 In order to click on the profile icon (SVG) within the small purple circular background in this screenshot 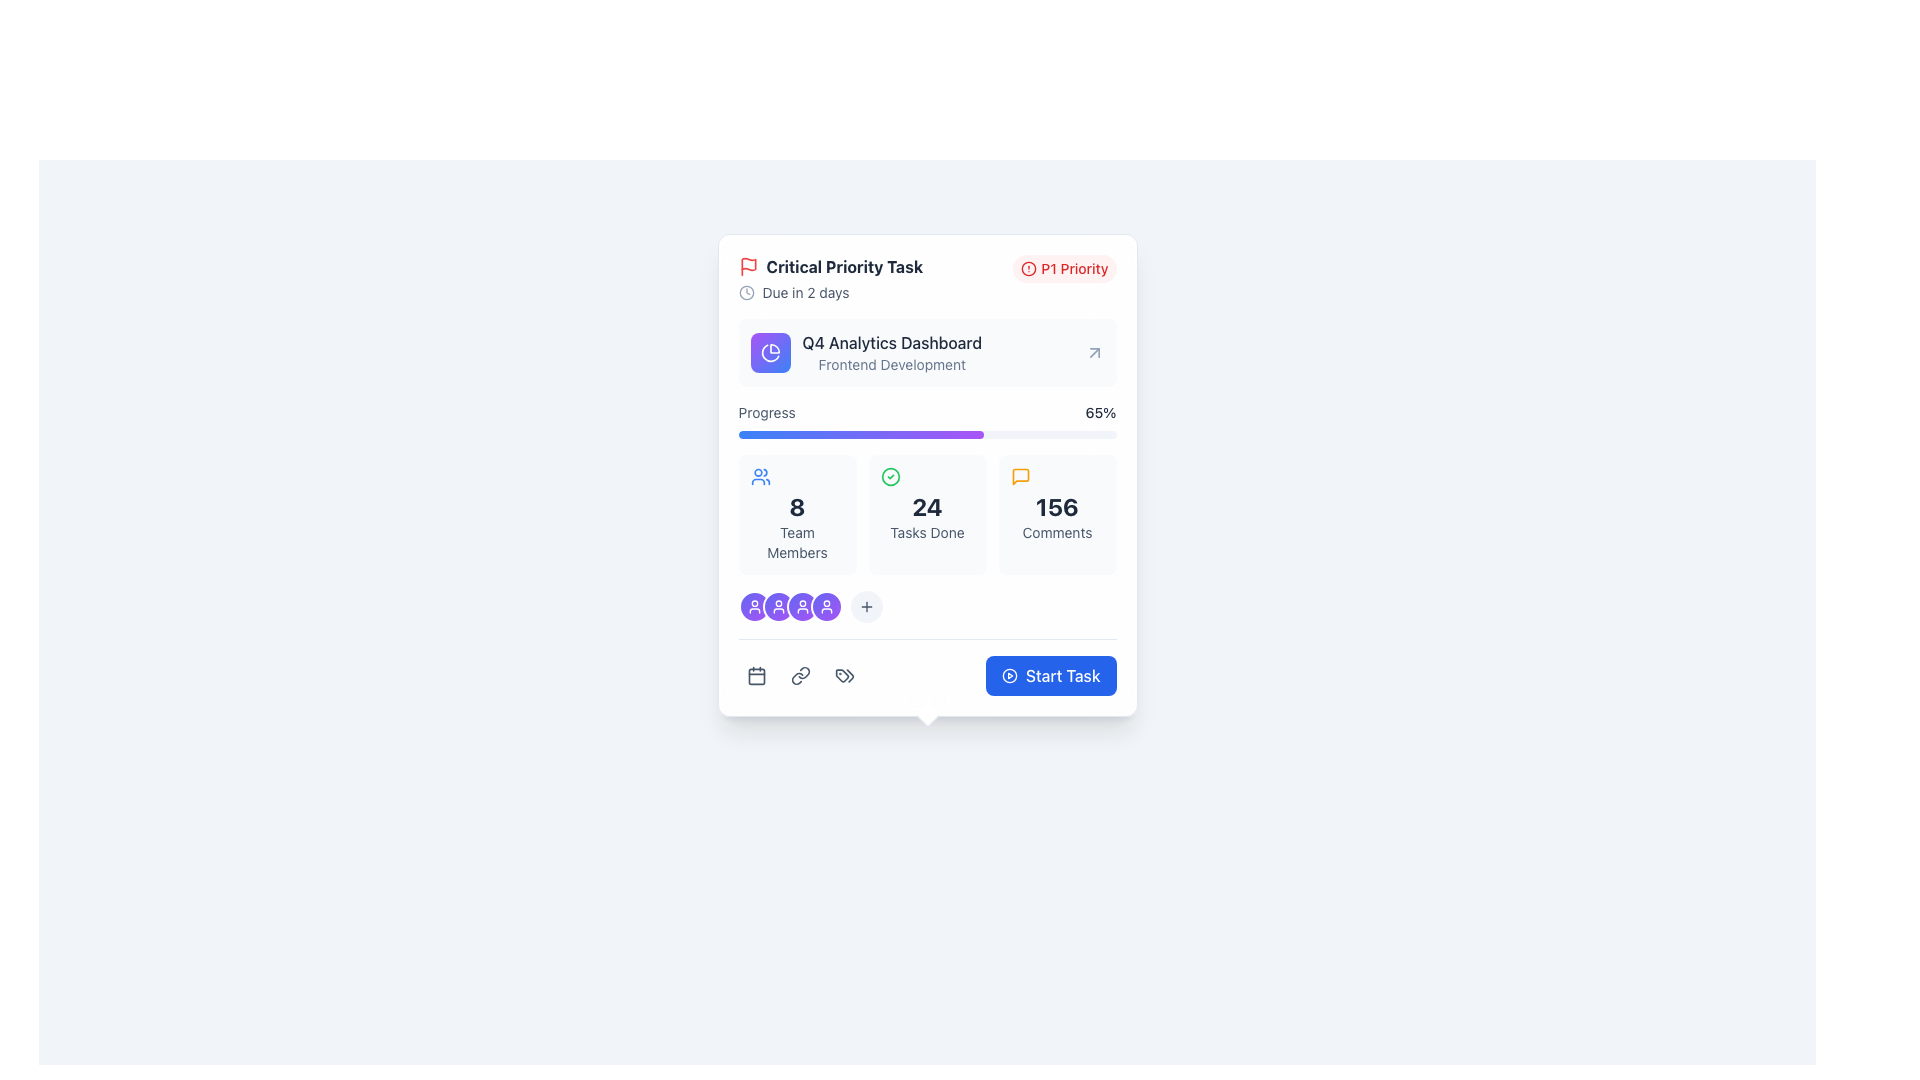, I will do `click(777, 605)`.